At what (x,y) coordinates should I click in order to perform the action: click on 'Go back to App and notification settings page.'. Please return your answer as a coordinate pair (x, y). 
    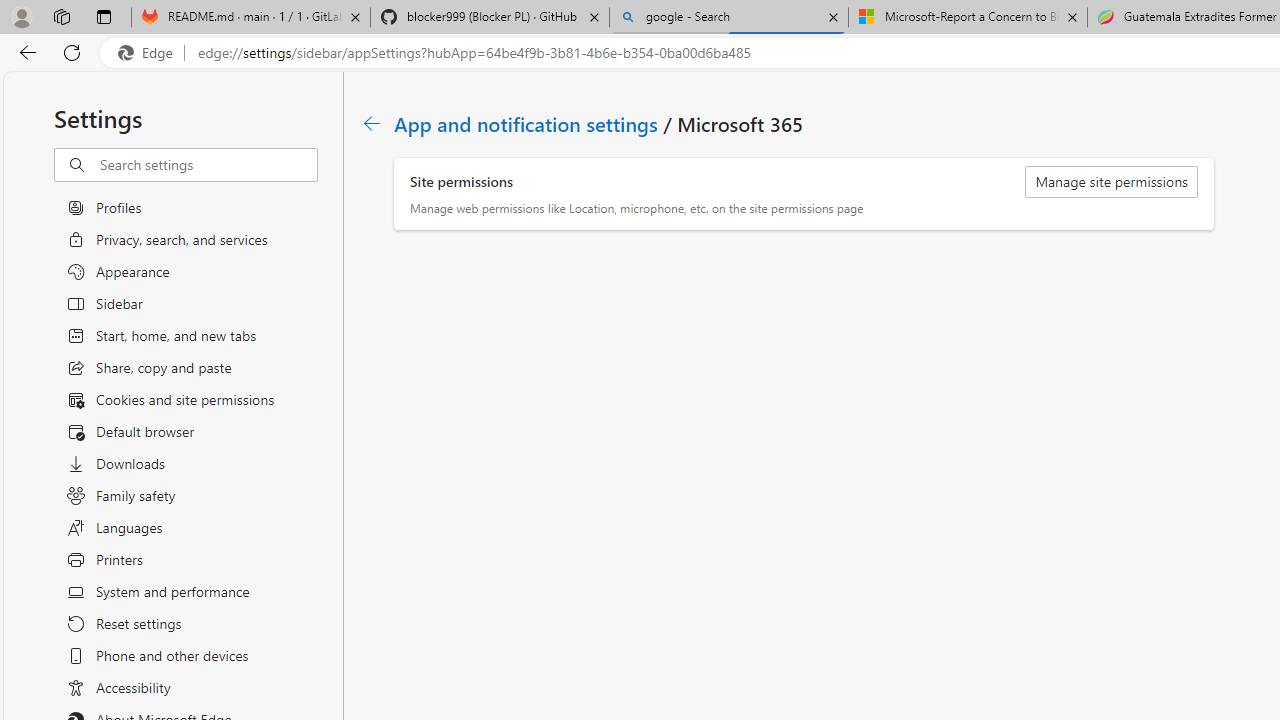
    Looking at the image, I should click on (372, 123).